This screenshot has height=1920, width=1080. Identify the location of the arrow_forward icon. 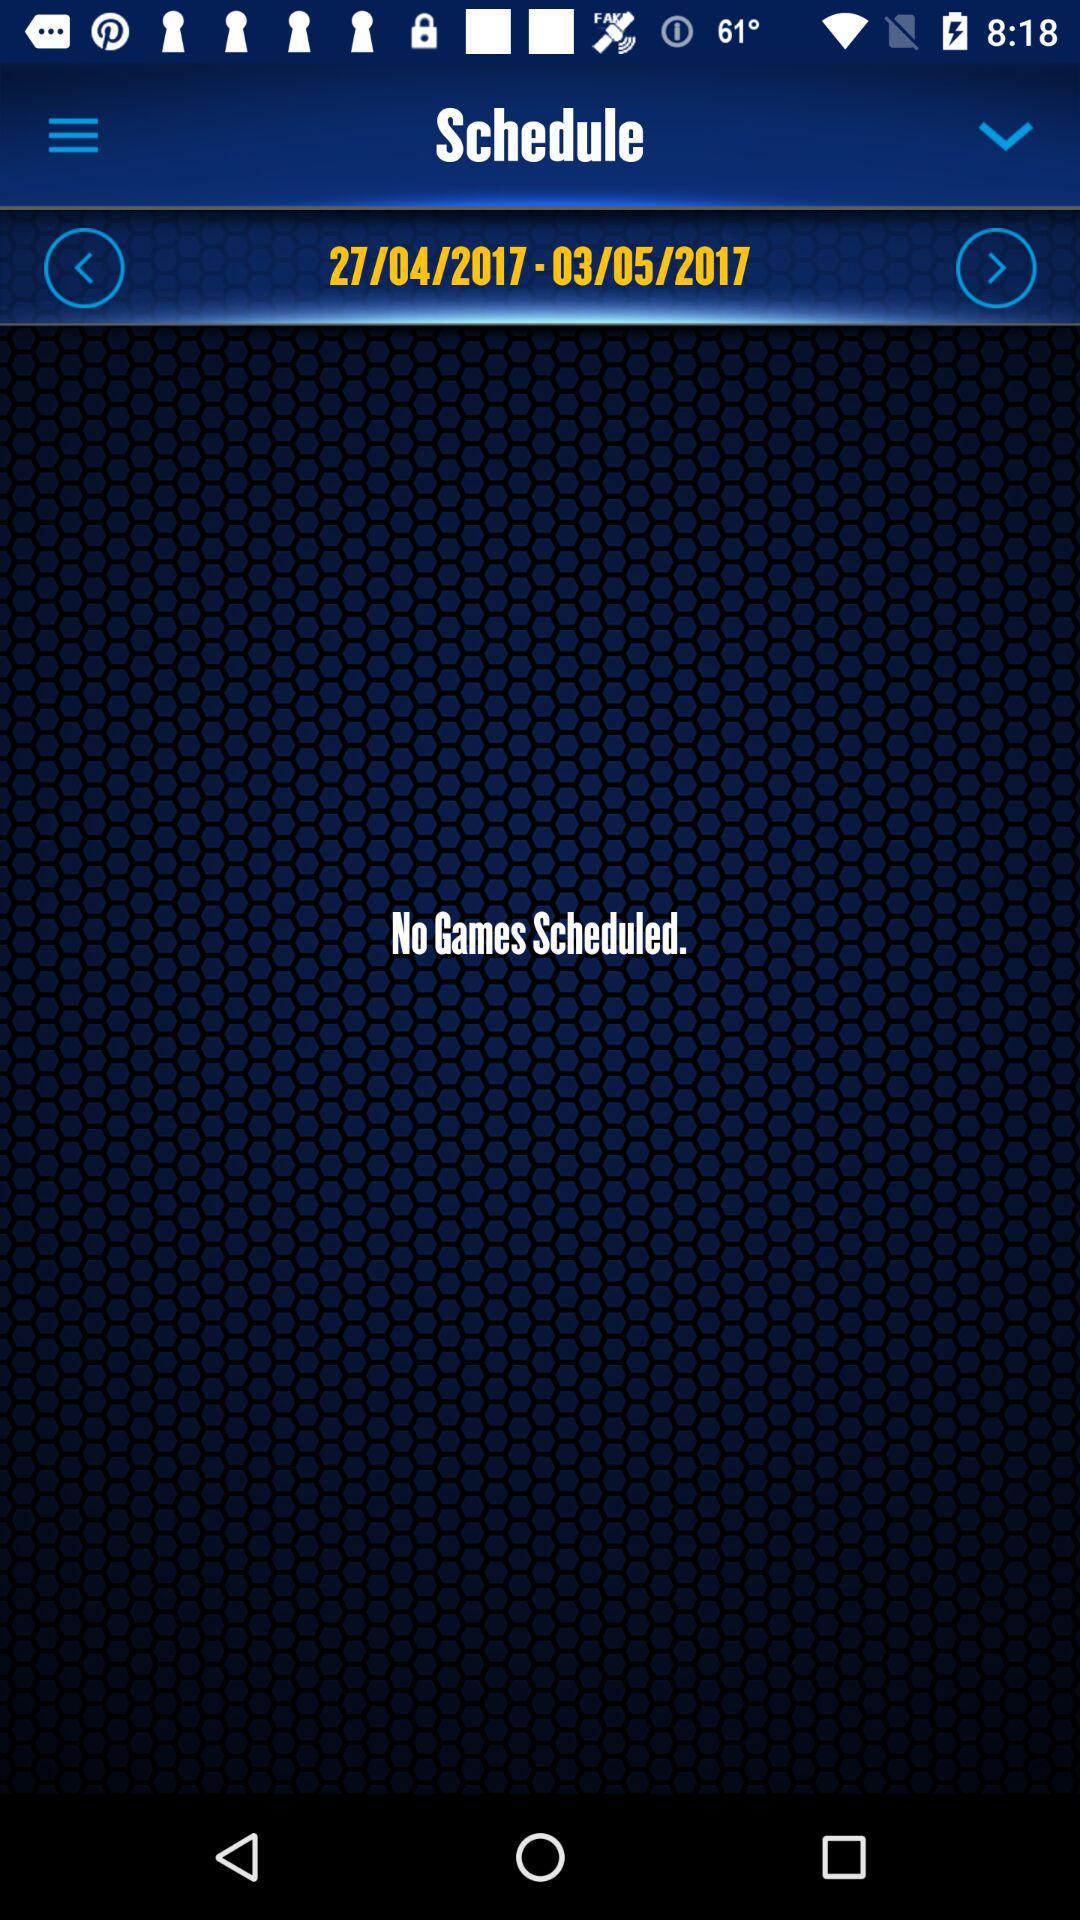
(995, 266).